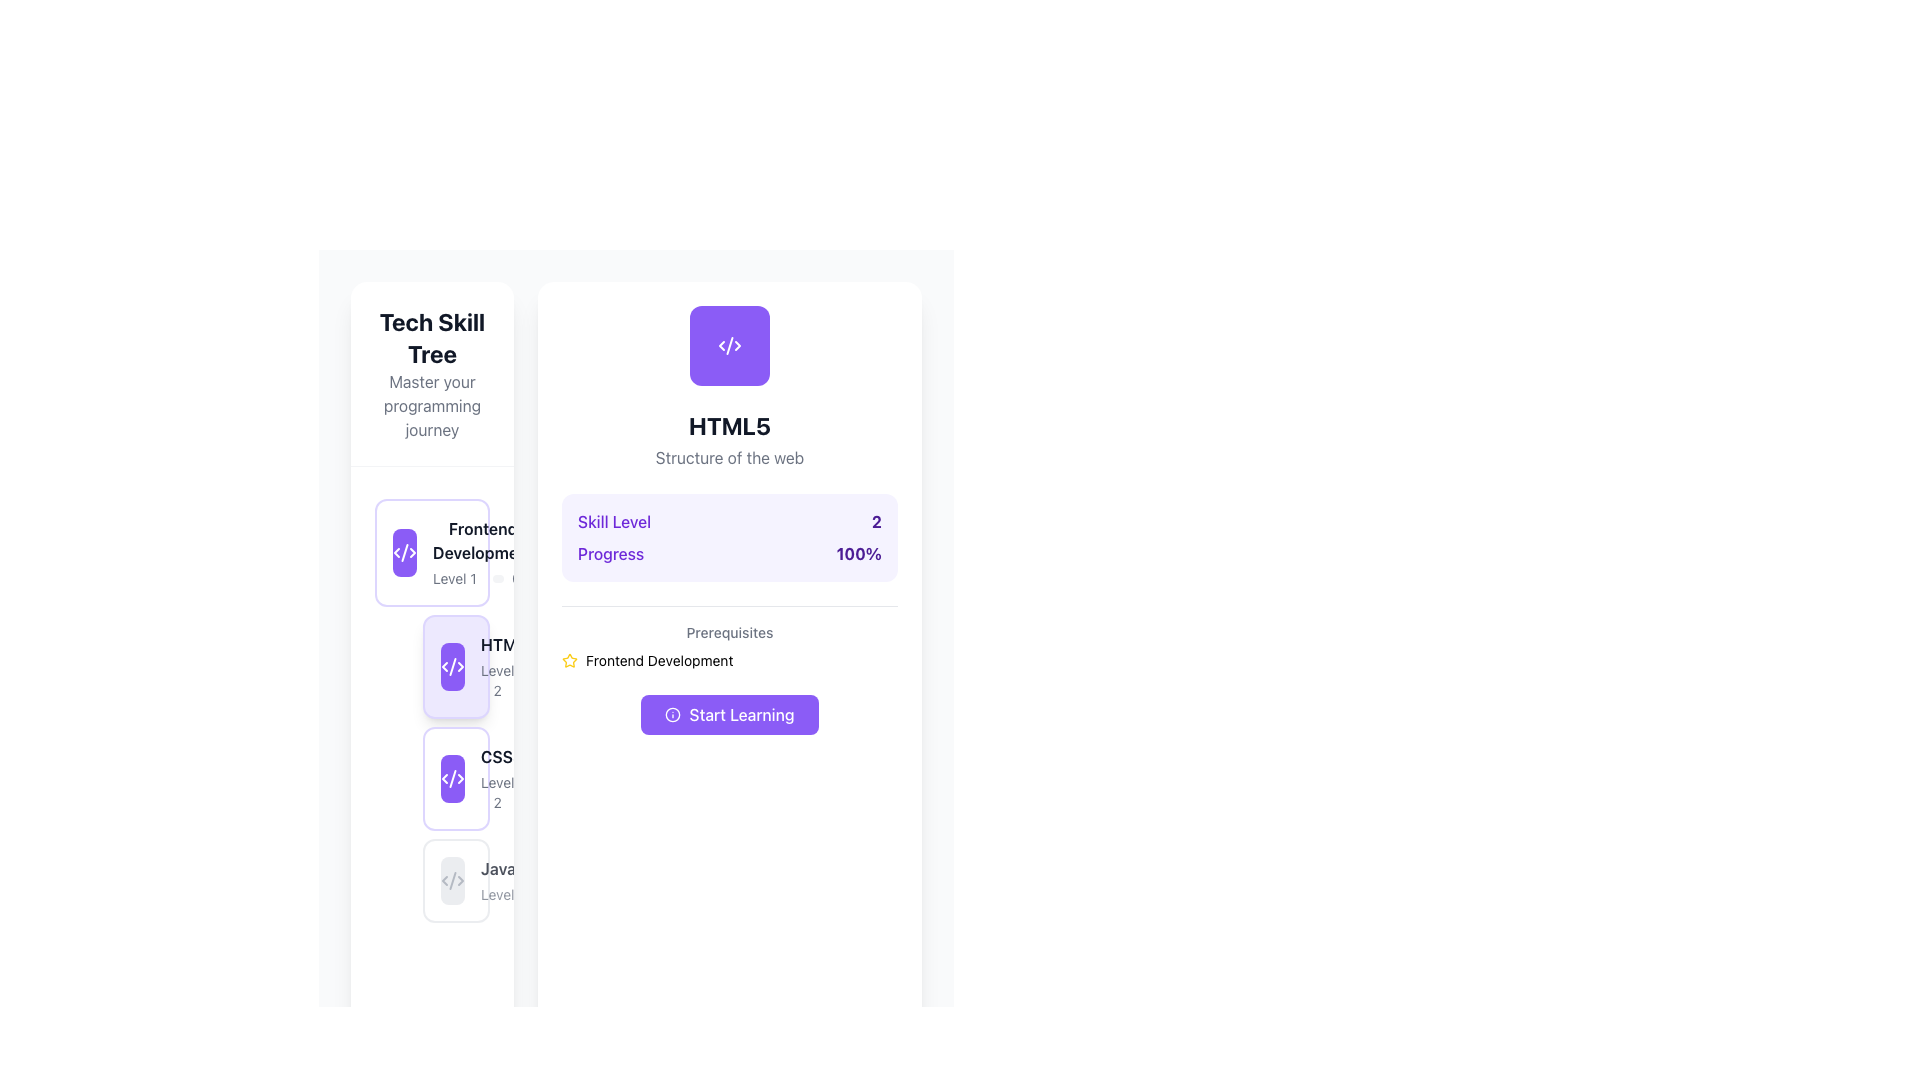  What do you see at coordinates (728, 458) in the screenshot?
I see `the small-sized textual label reading 'Structure of the web', which is styled in gray and positioned beneath the 'HTML5' heading` at bounding box center [728, 458].